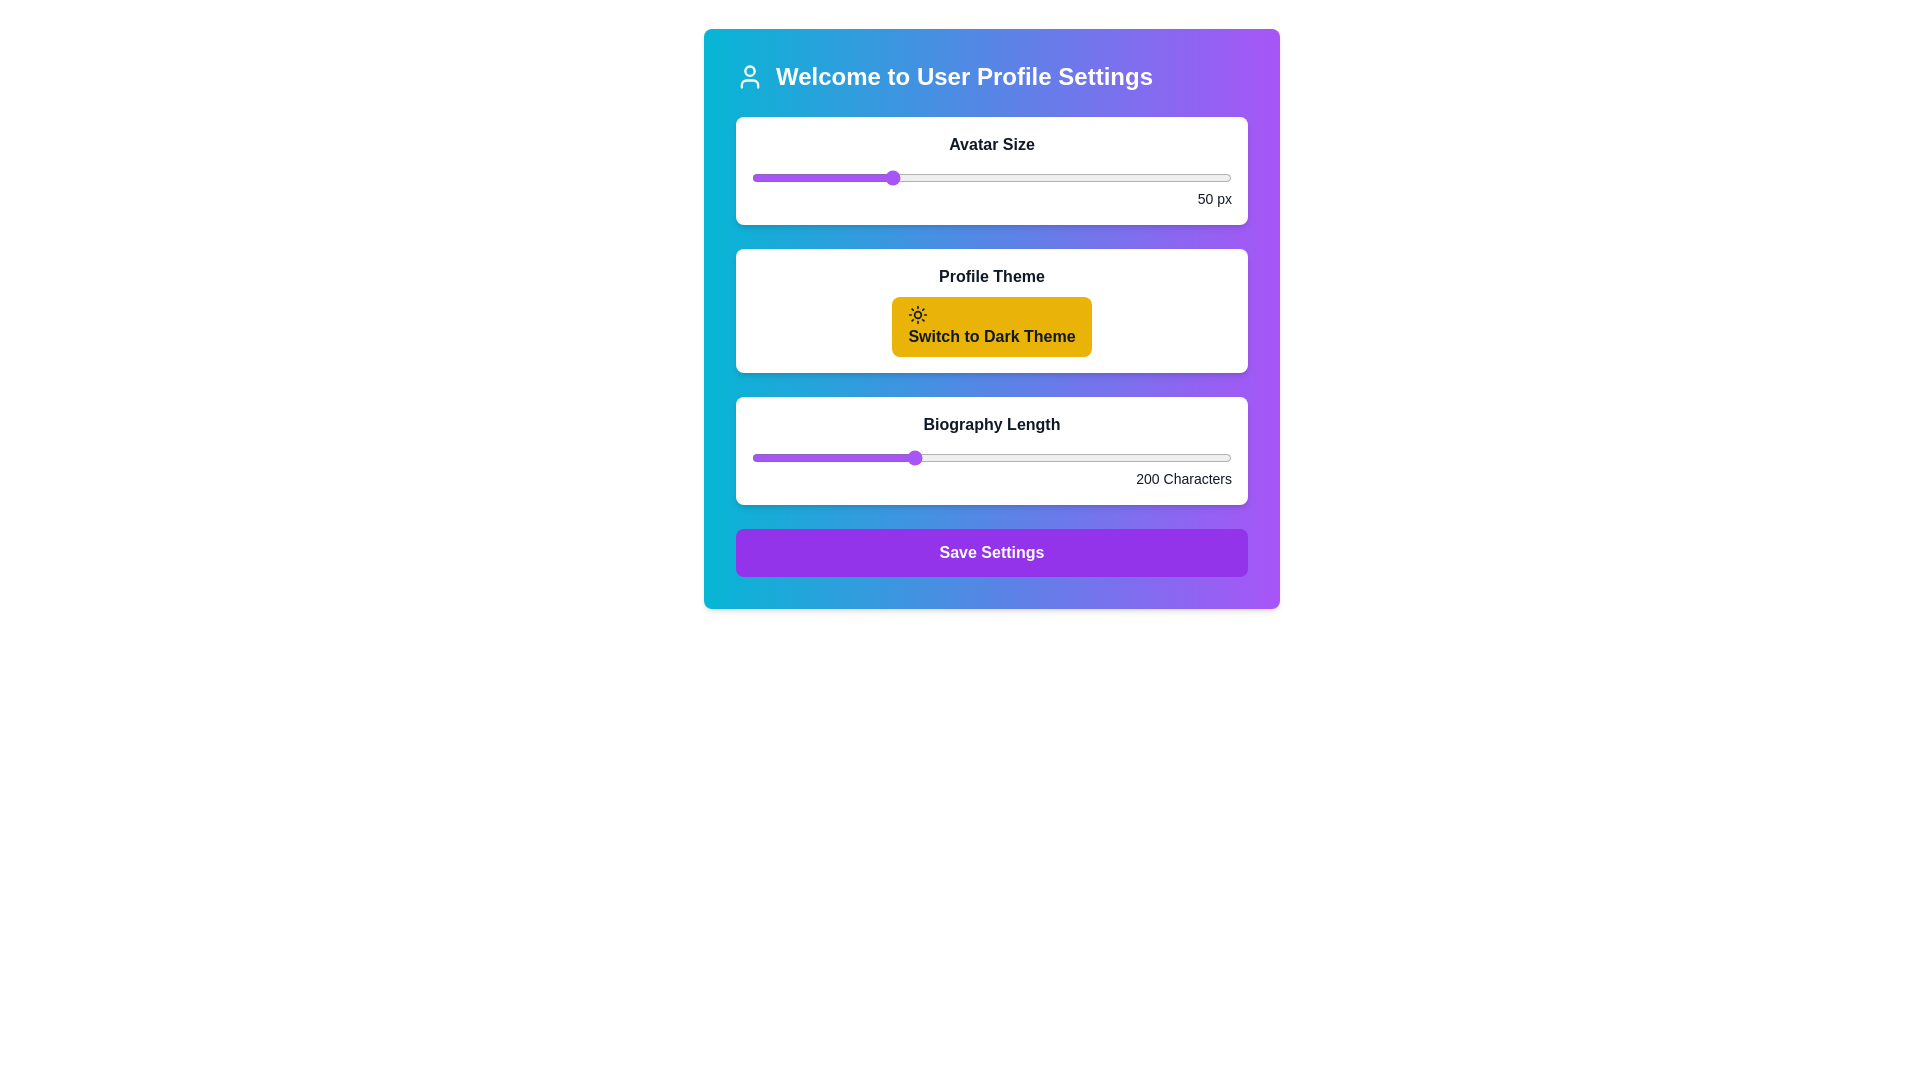 The width and height of the screenshot is (1920, 1080). I want to click on the biography length slider, so click(1100, 458).